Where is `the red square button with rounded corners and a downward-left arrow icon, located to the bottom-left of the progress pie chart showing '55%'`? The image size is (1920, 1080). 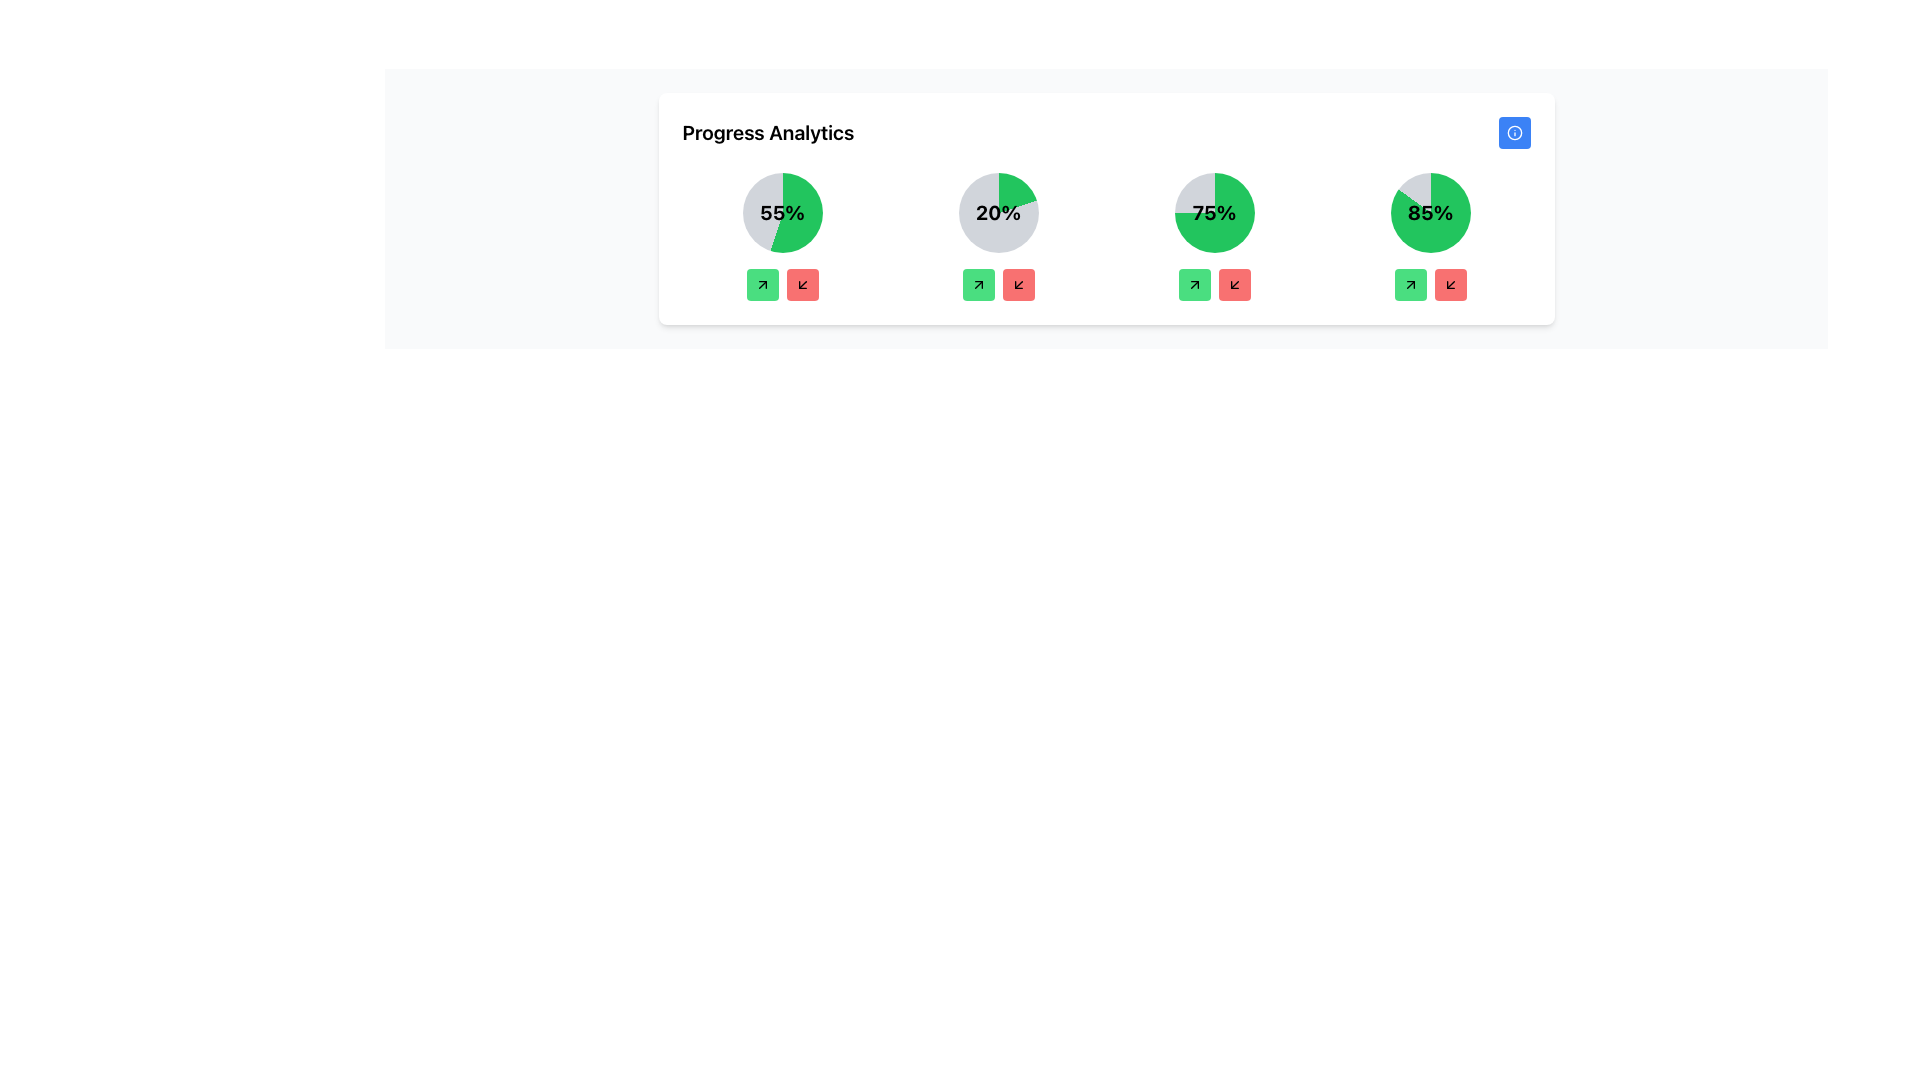 the red square button with rounded corners and a downward-left arrow icon, located to the bottom-left of the progress pie chart showing '55%' is located at coordinates (802, 285).